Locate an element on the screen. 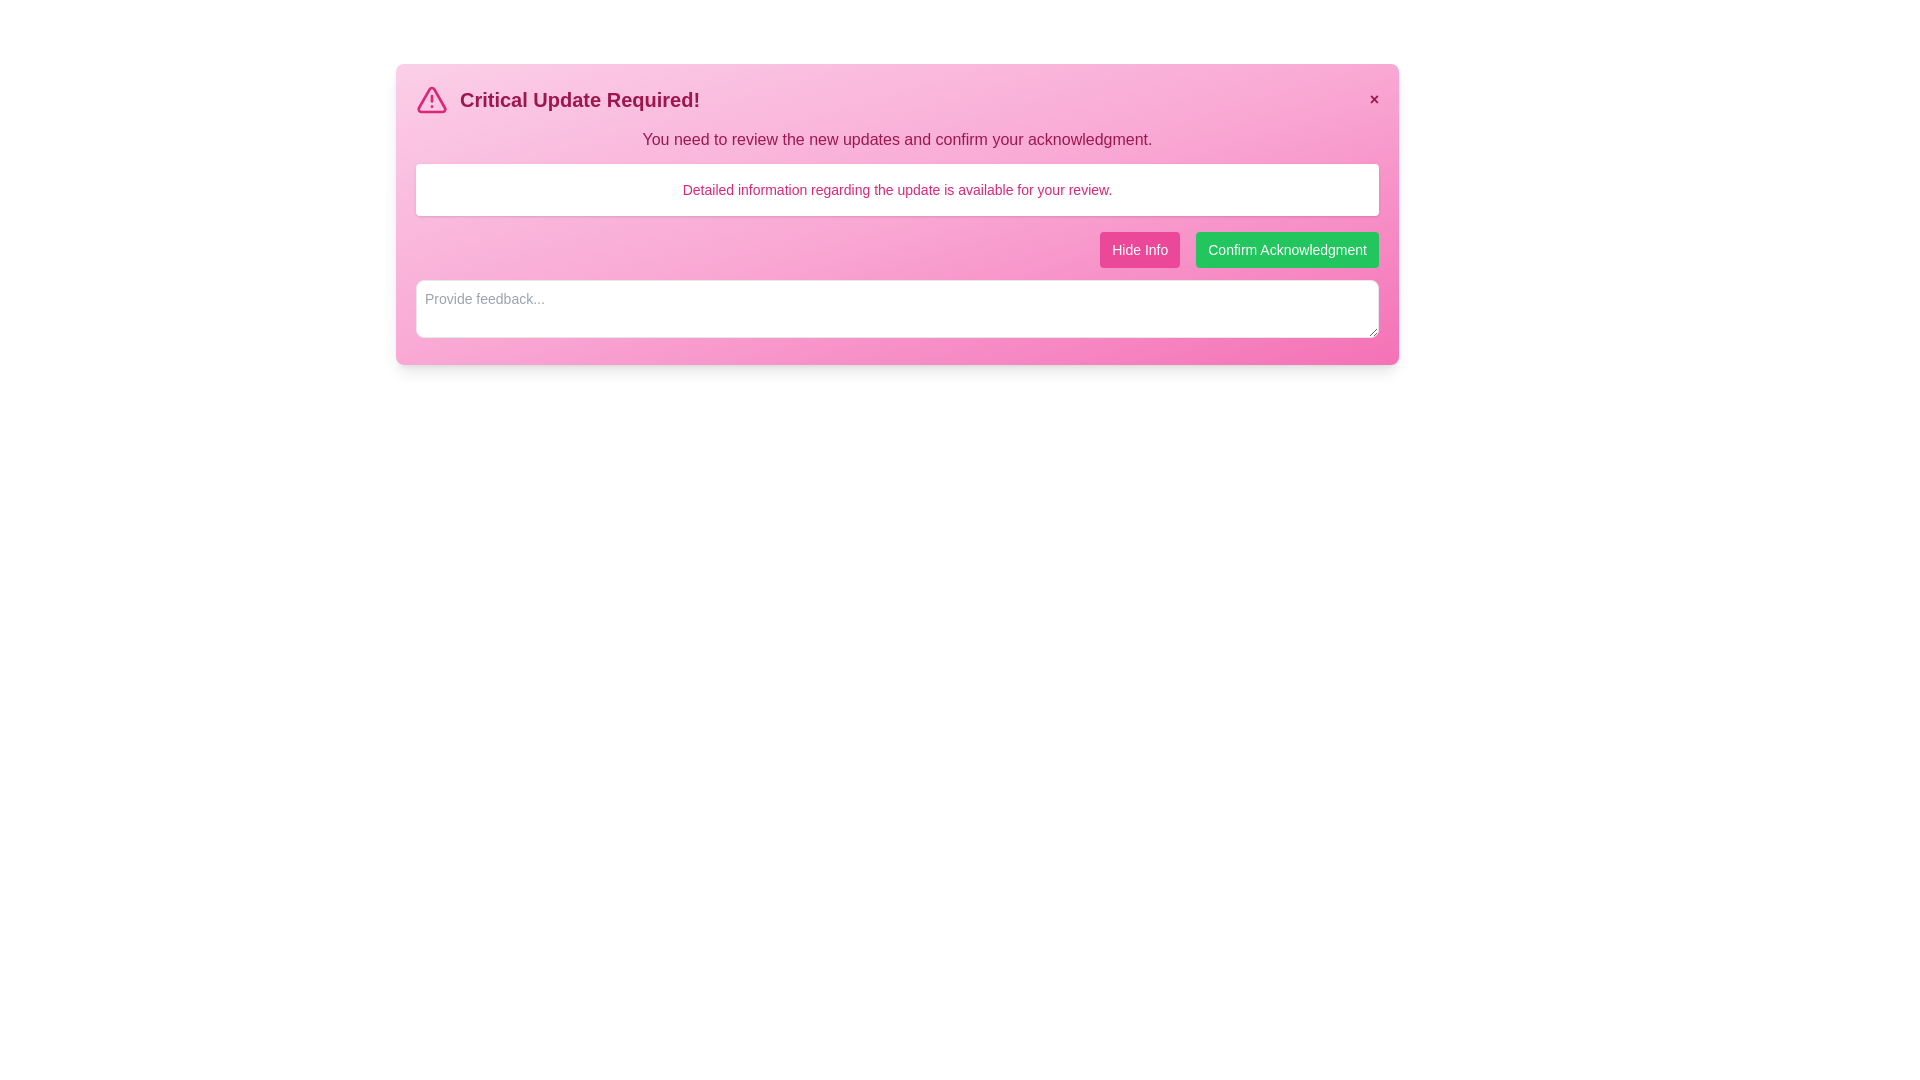  close button to dismiss the alert is located at coordinates (1372, 100).